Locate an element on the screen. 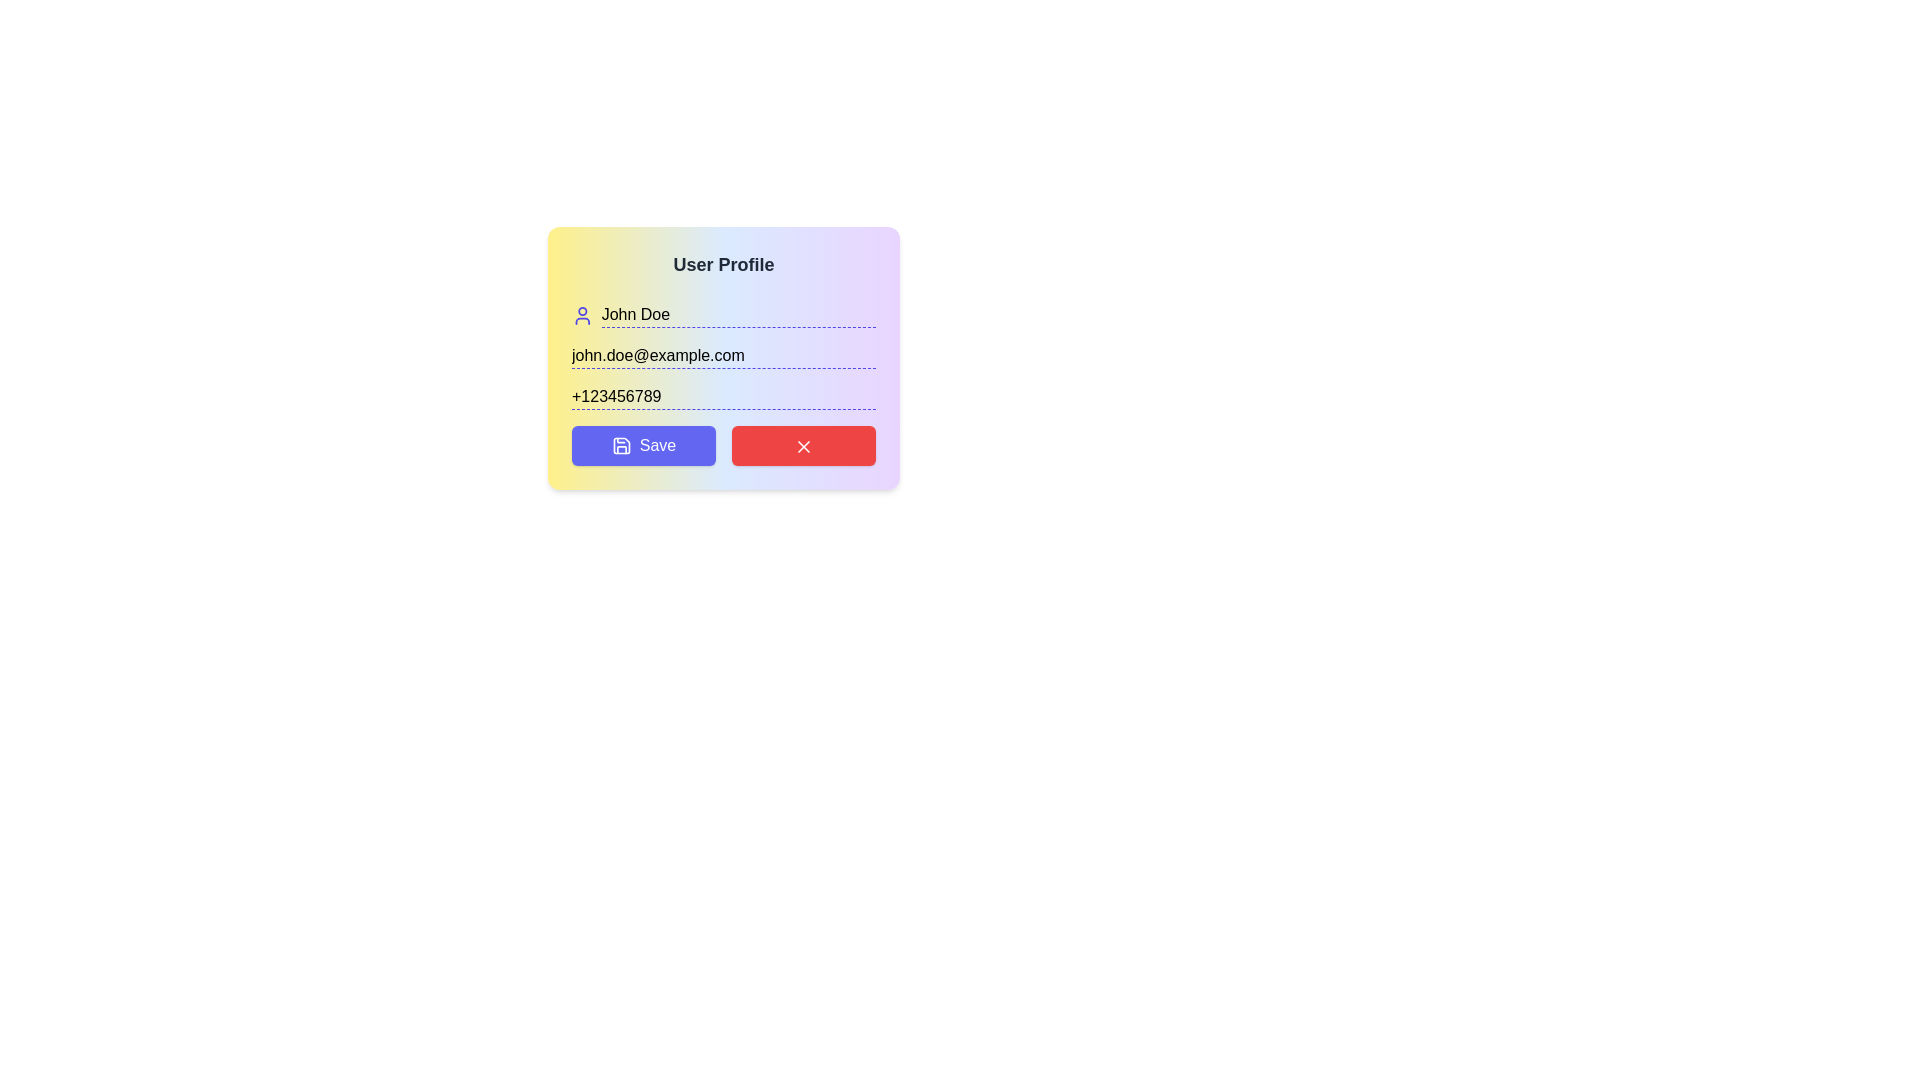 This screenshot has height=1080, width=1920. the 'Save' button, which is a white text button centered within a blue rectangular area with rounded edges, located at the bottom left of the user profile card is located at coordinates (657, 445).